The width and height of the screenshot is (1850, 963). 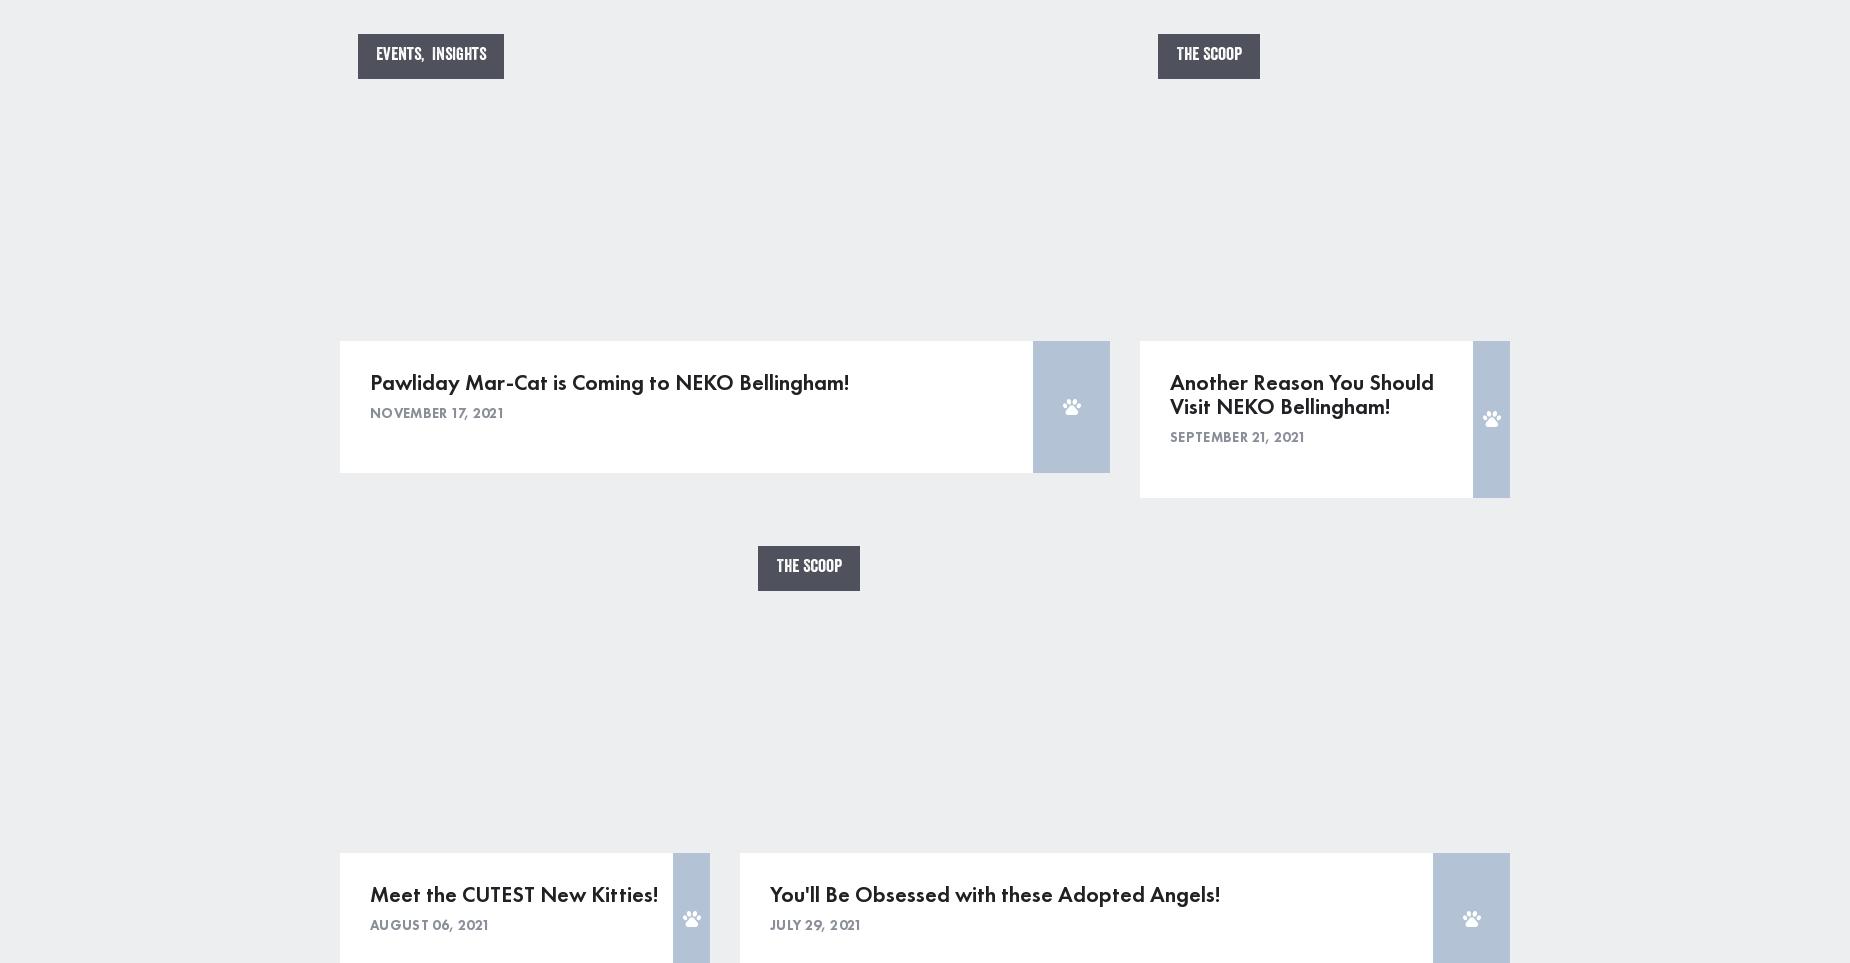 I want to click on ',', so click(x=425, y=54).